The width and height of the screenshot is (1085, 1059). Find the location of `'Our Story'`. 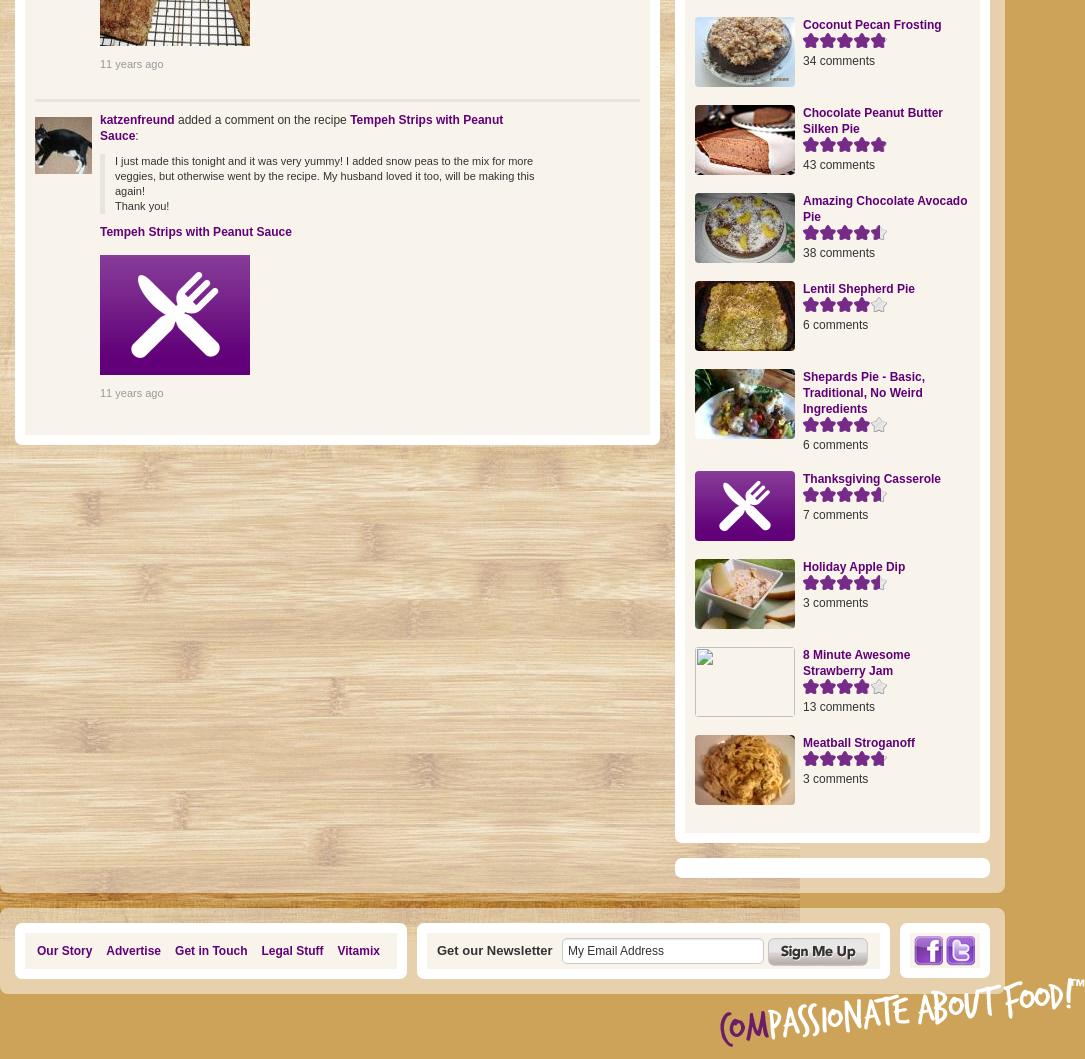

'Our Story' is located at coordinates (64, 950).